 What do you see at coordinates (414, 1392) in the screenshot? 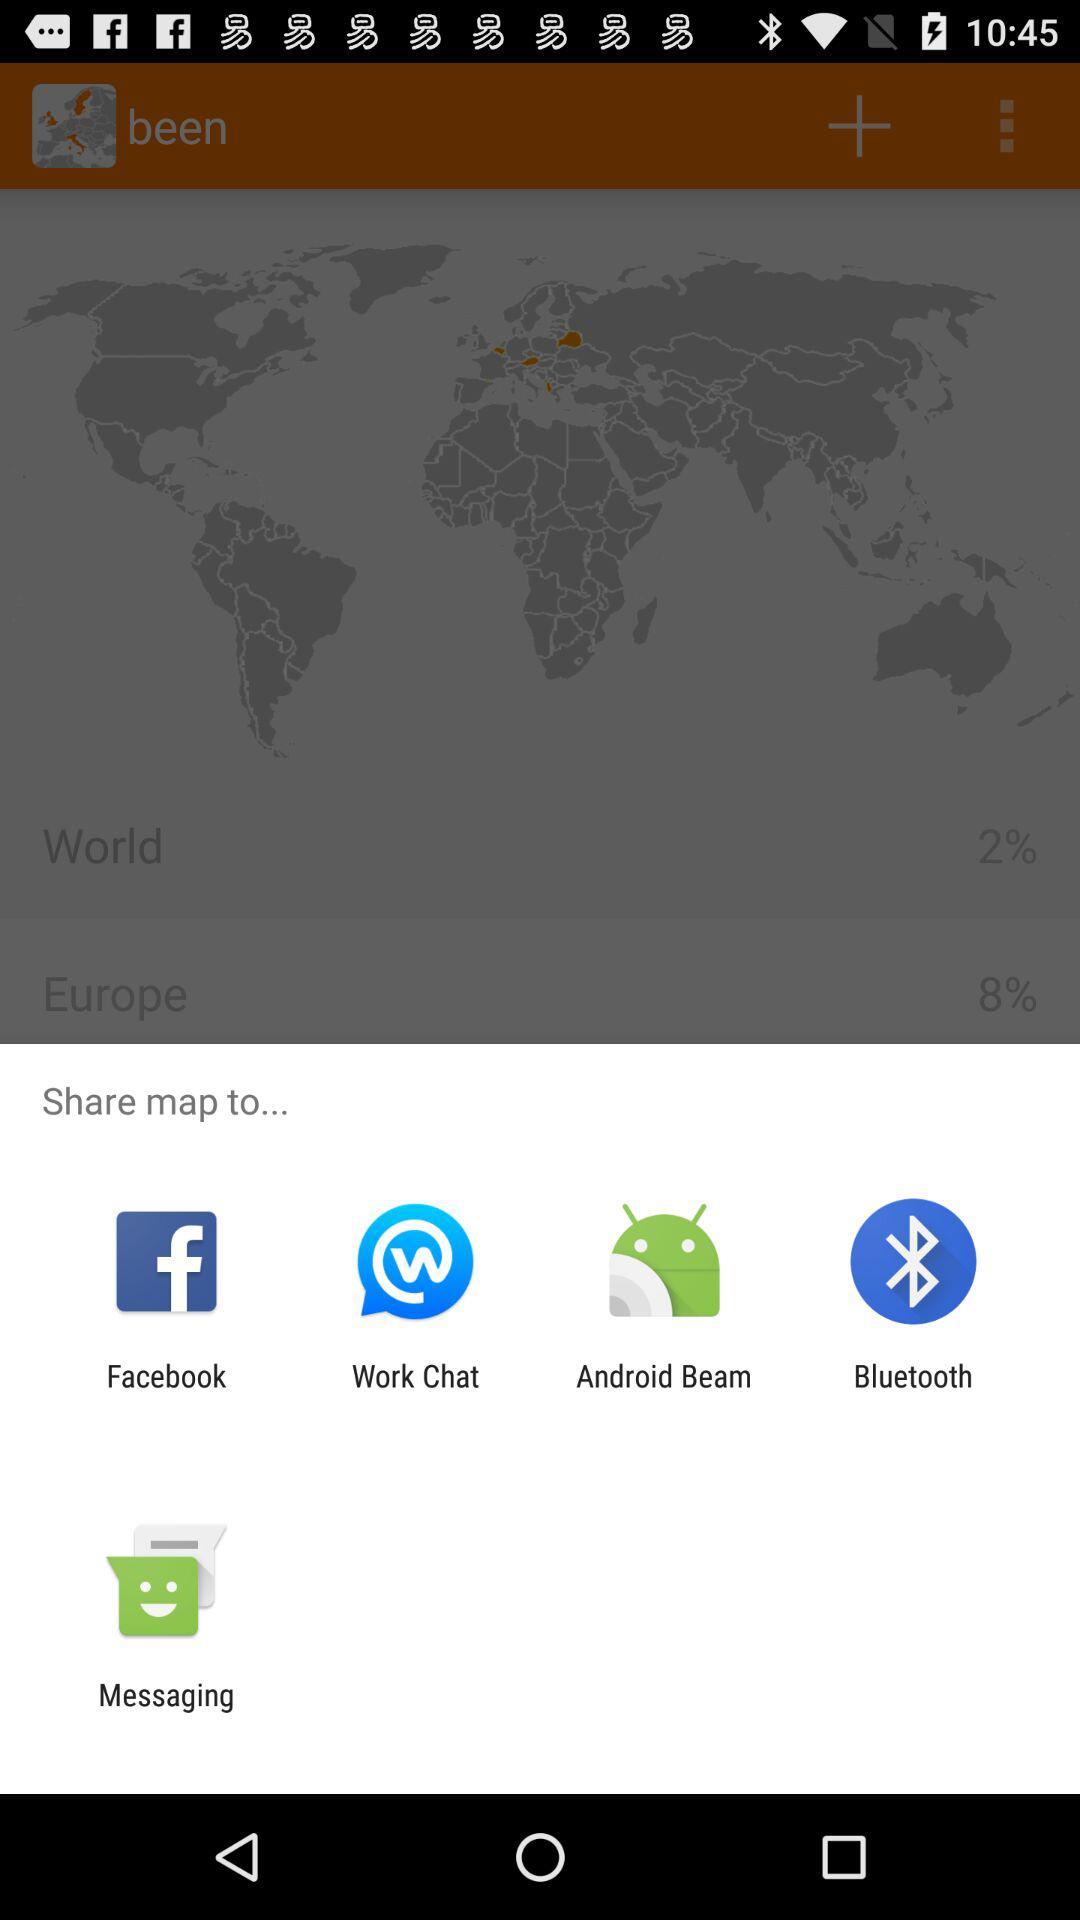
I see `the work chat item` at bounding box center [414, 1392].